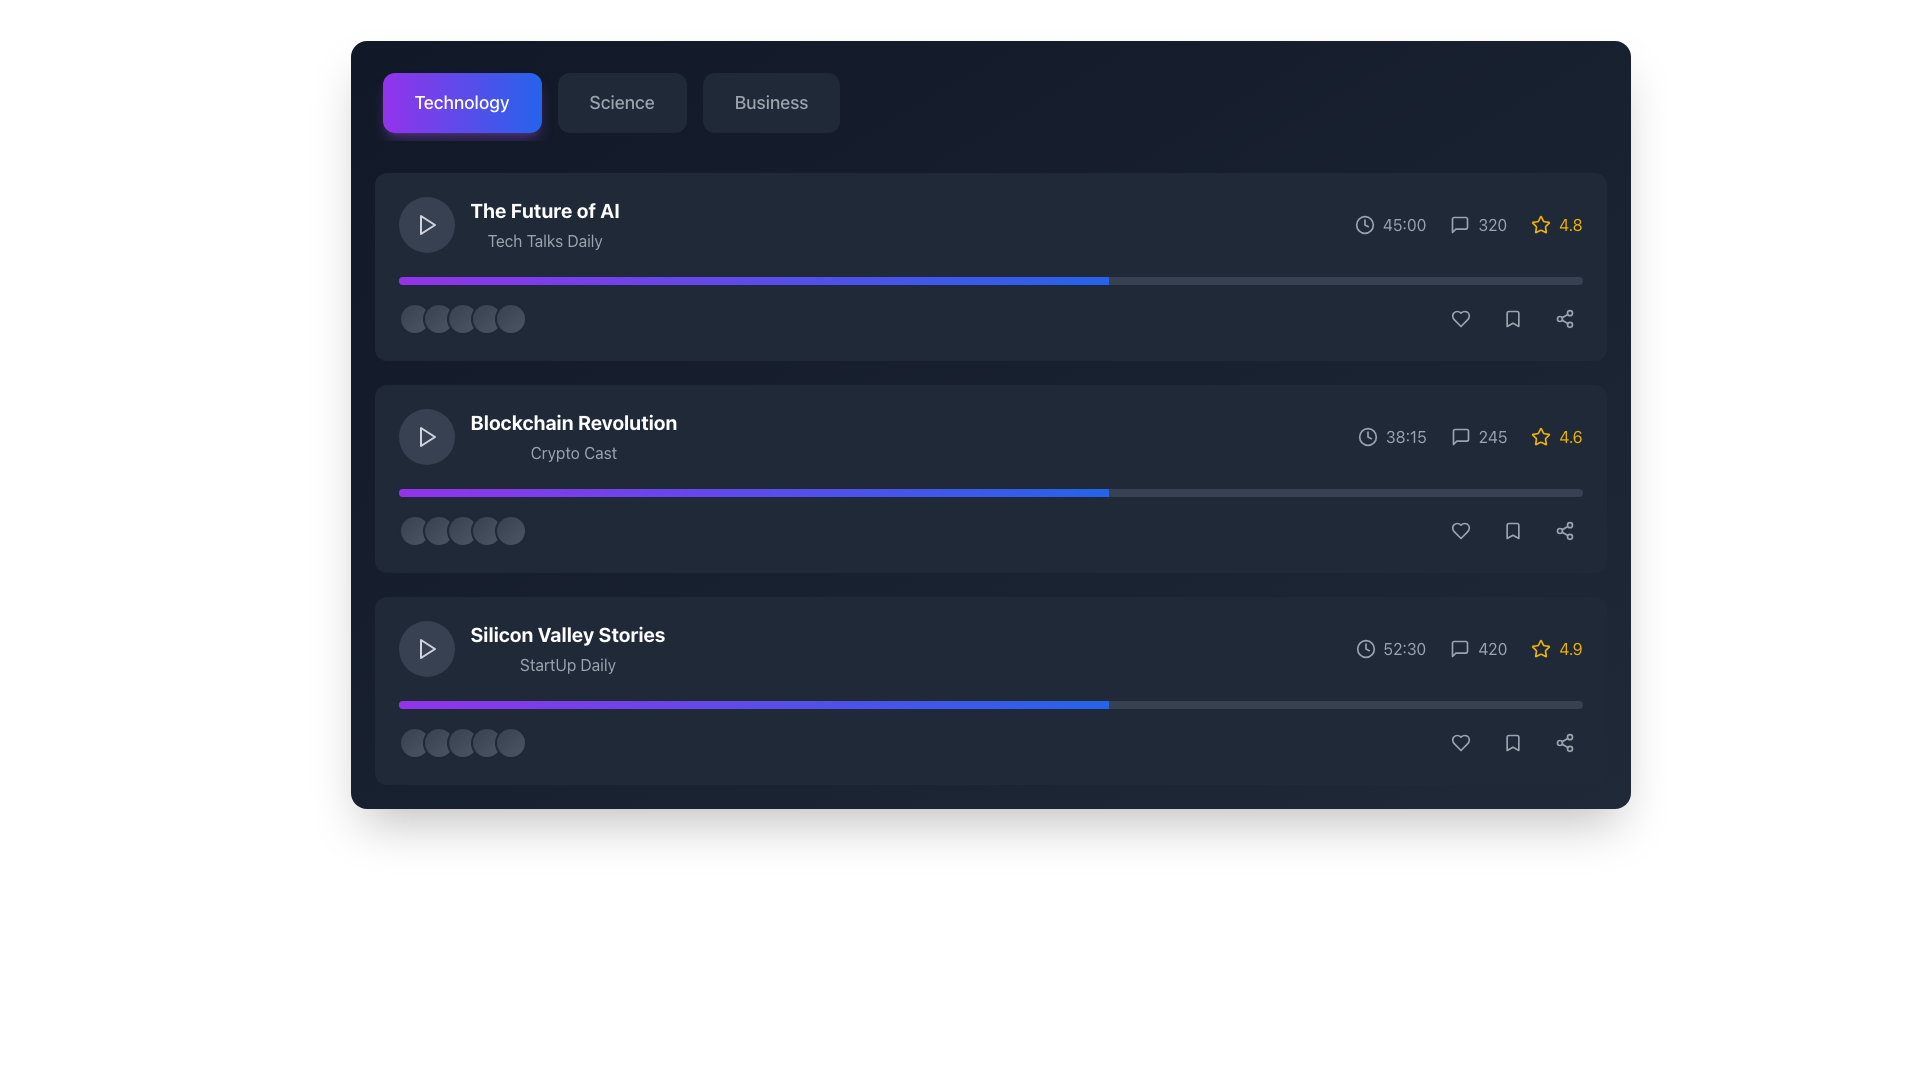 This screenshot has height=1080, width=1920. Describe the element at coordinates (413, 743) in the screenshot. I see `the first circular indicator in the 'Silicon Valley Stories' section, located below the progress bar` at that location.